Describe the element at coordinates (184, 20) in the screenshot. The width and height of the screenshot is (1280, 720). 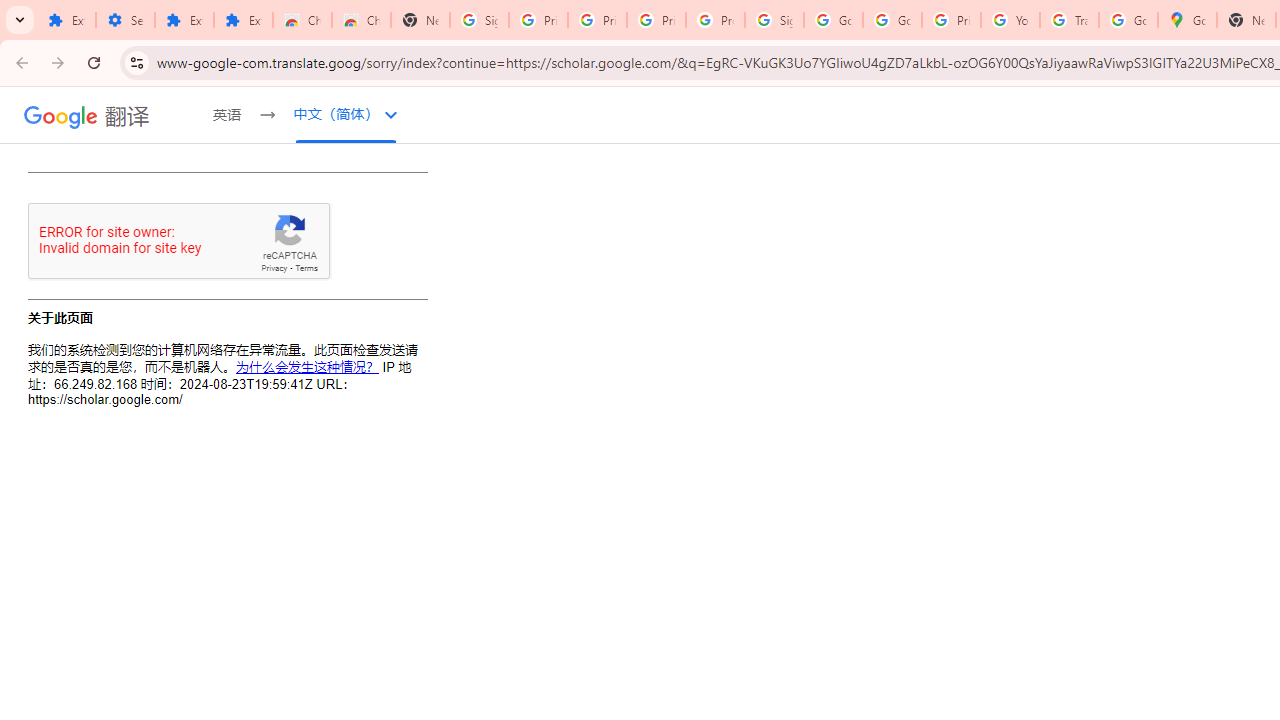
I see `'Extensions'` at that location.